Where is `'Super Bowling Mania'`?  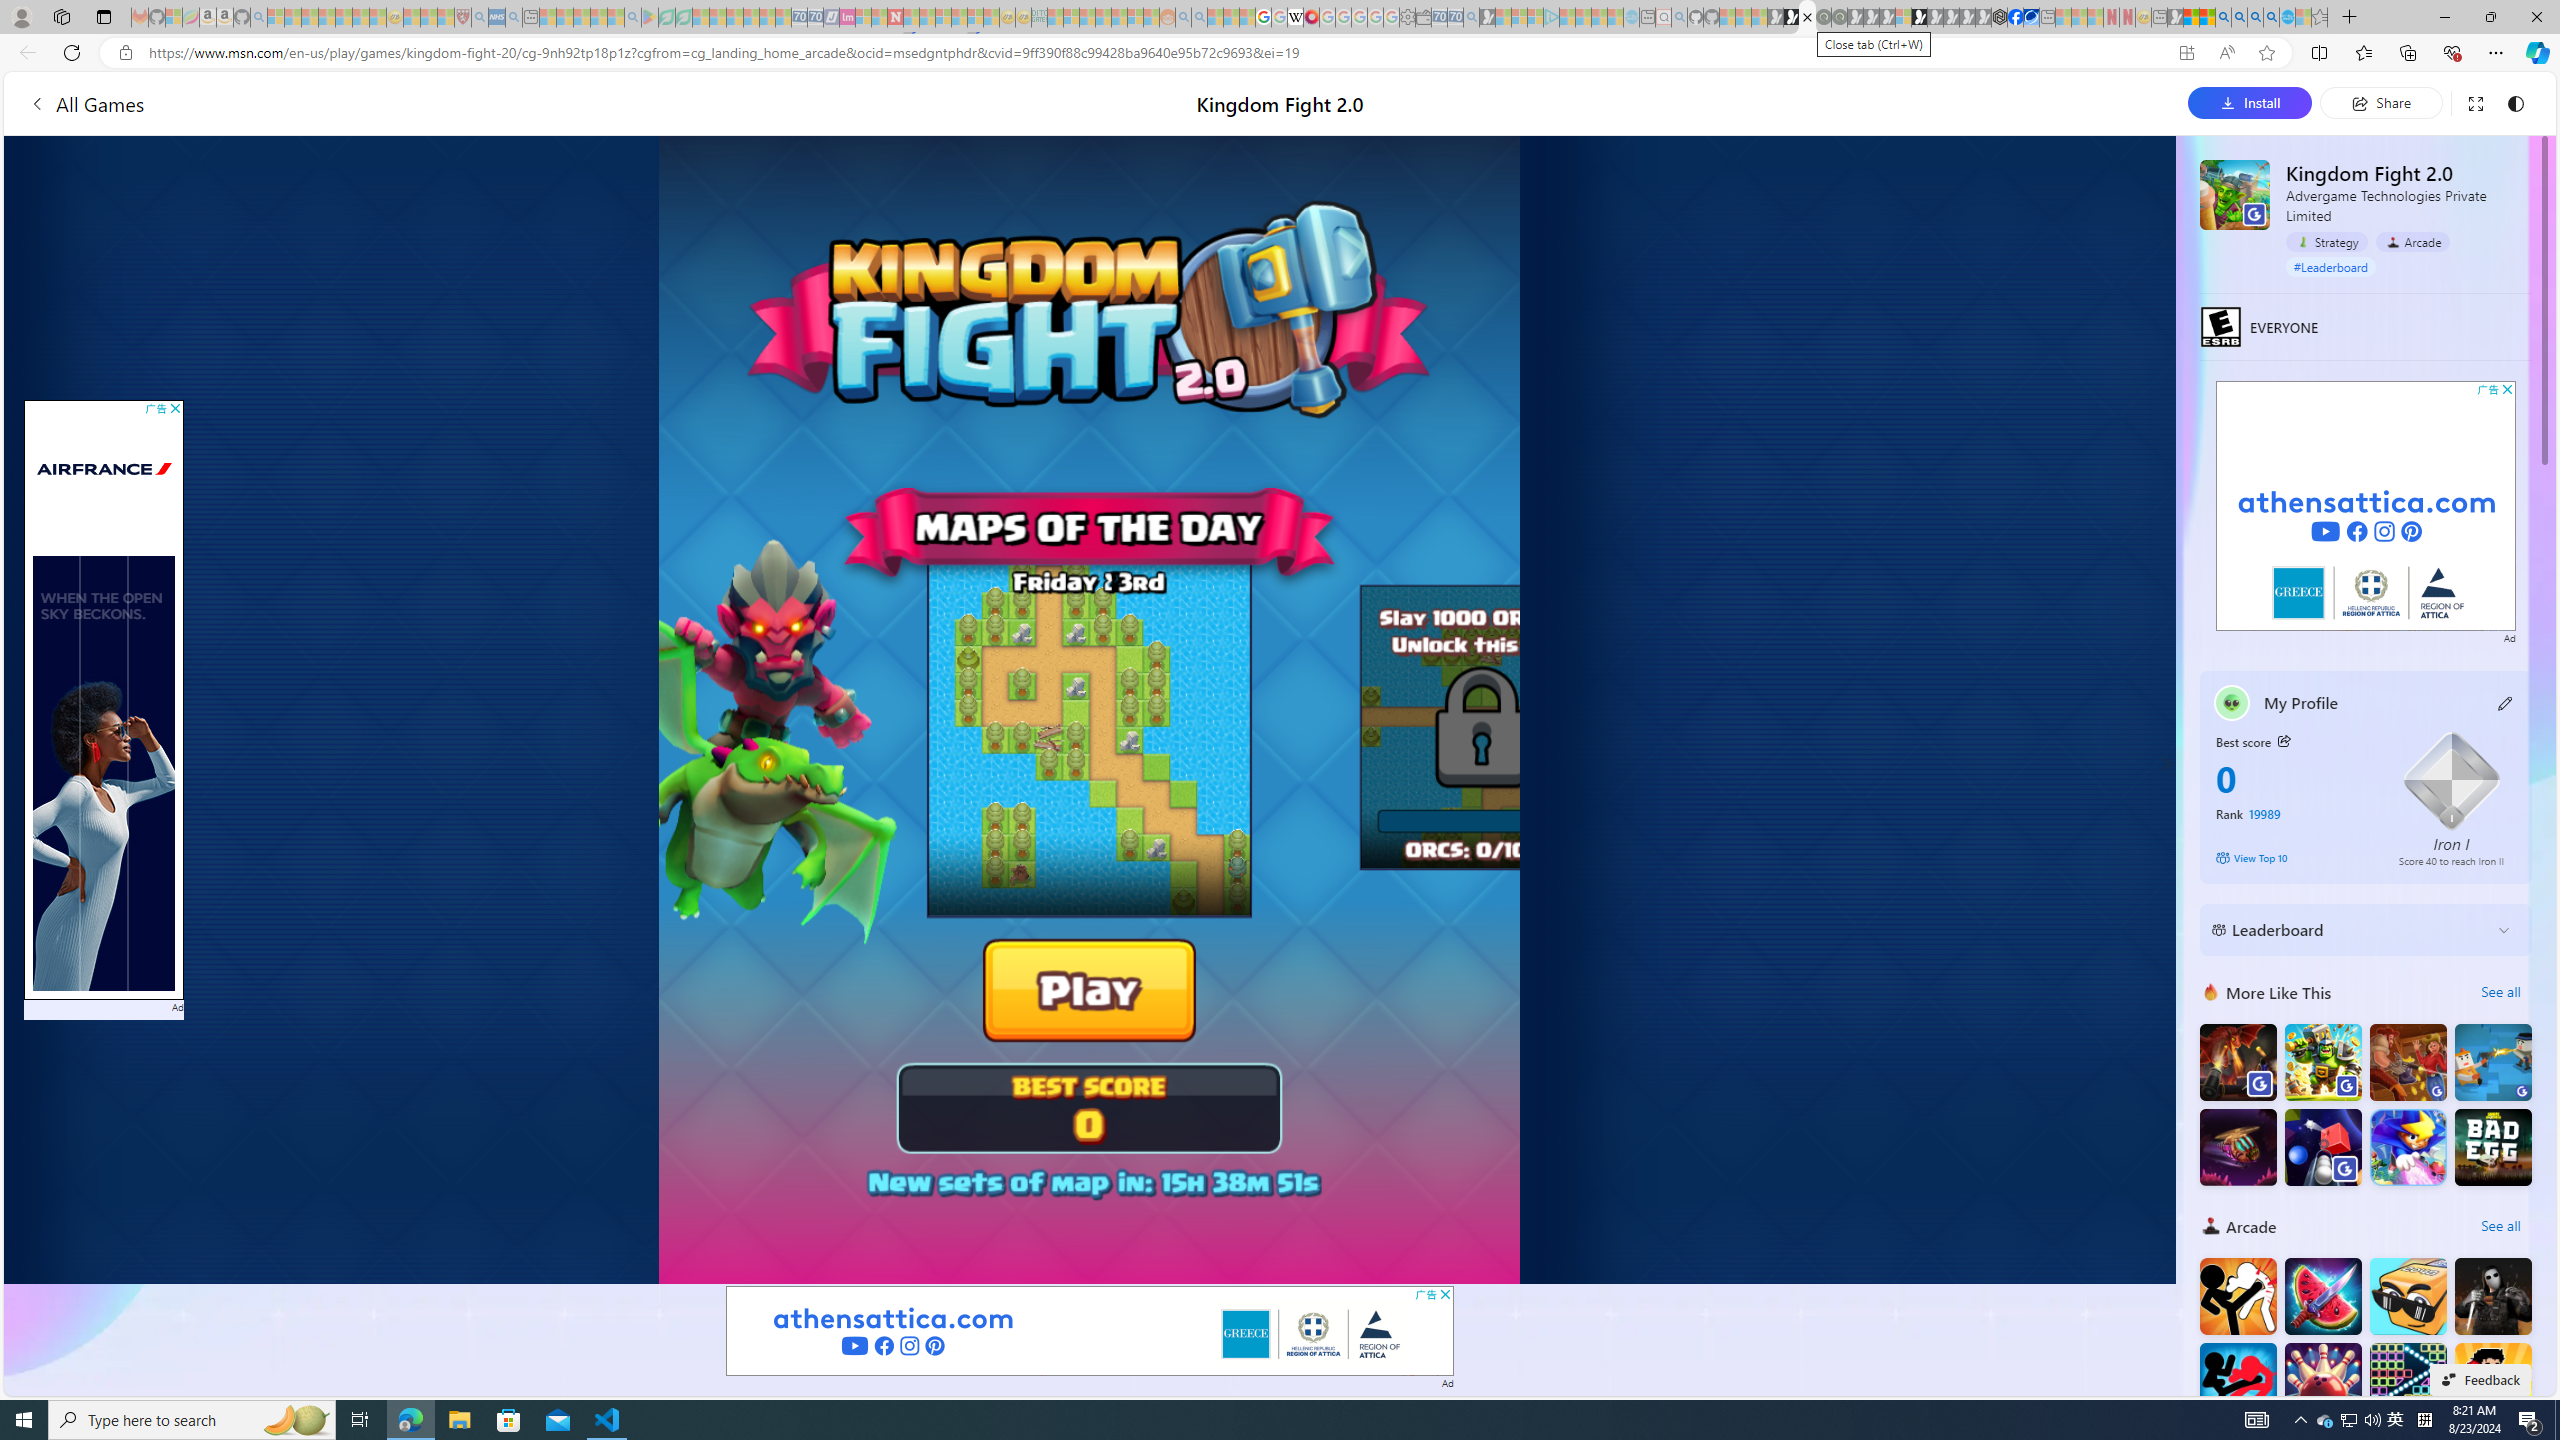 'Super Bowling Mania' is located at coordinates (2323, 1380).